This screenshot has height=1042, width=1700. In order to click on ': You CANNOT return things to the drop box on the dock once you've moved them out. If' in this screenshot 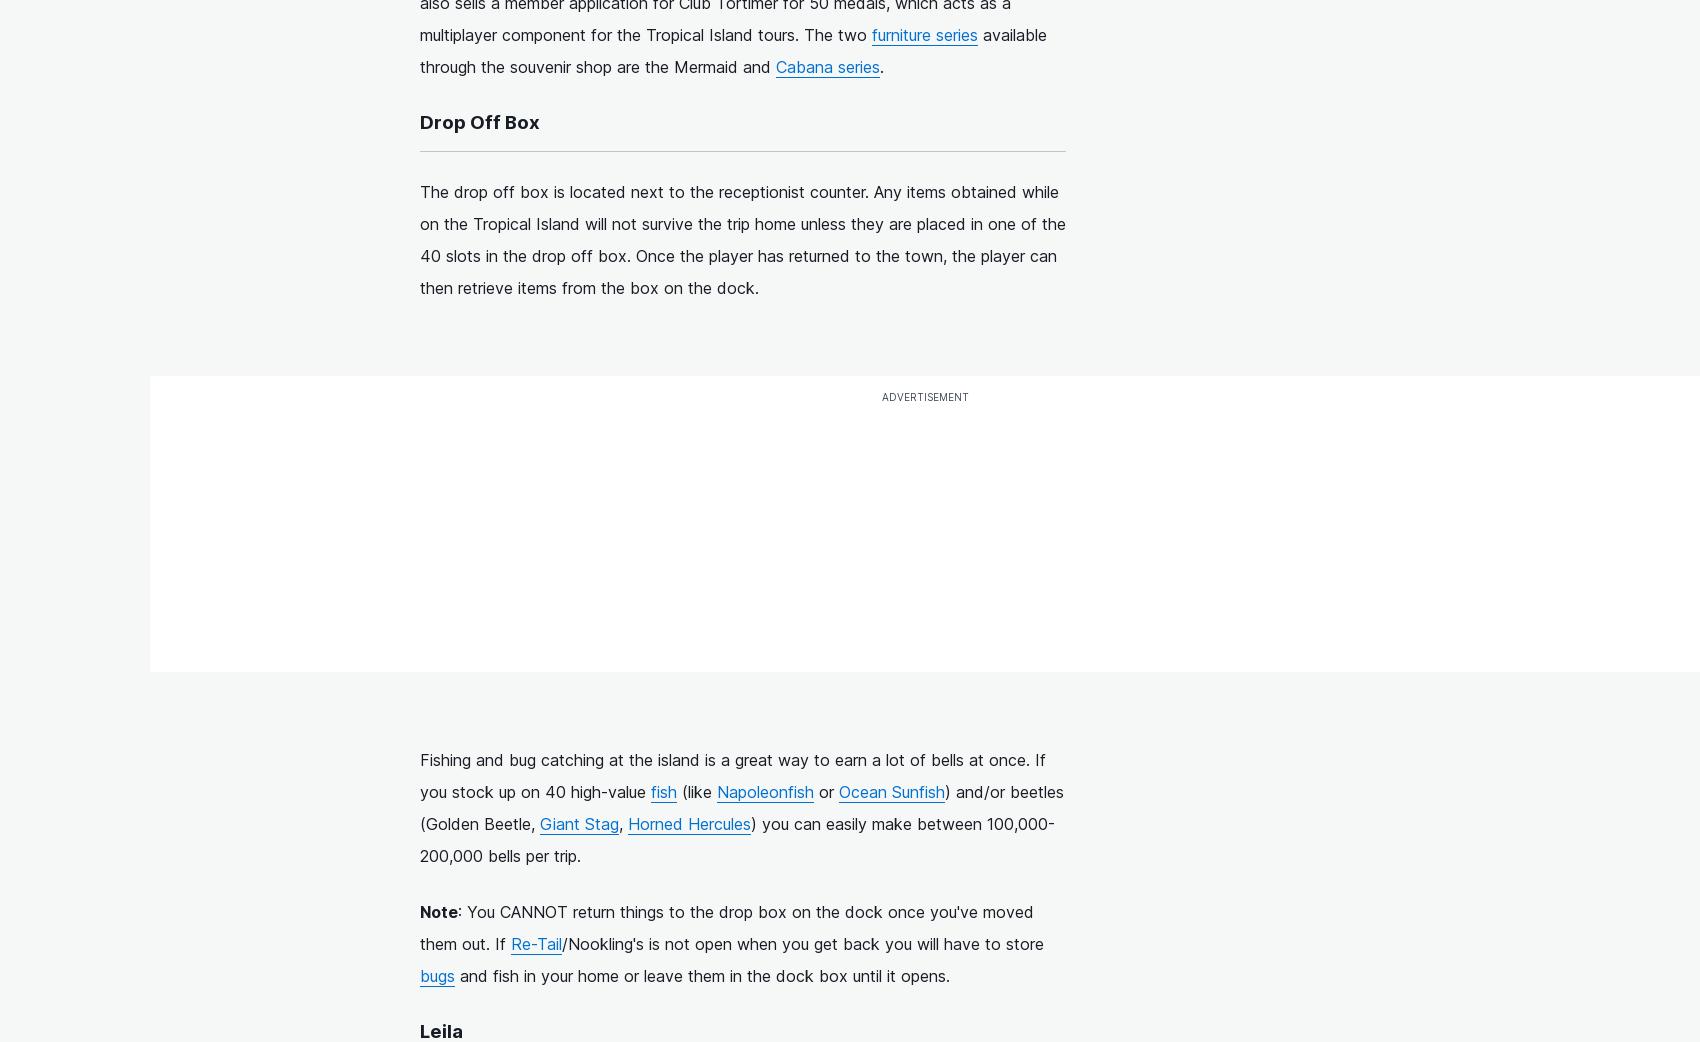, I will do `click(726, 925)`.